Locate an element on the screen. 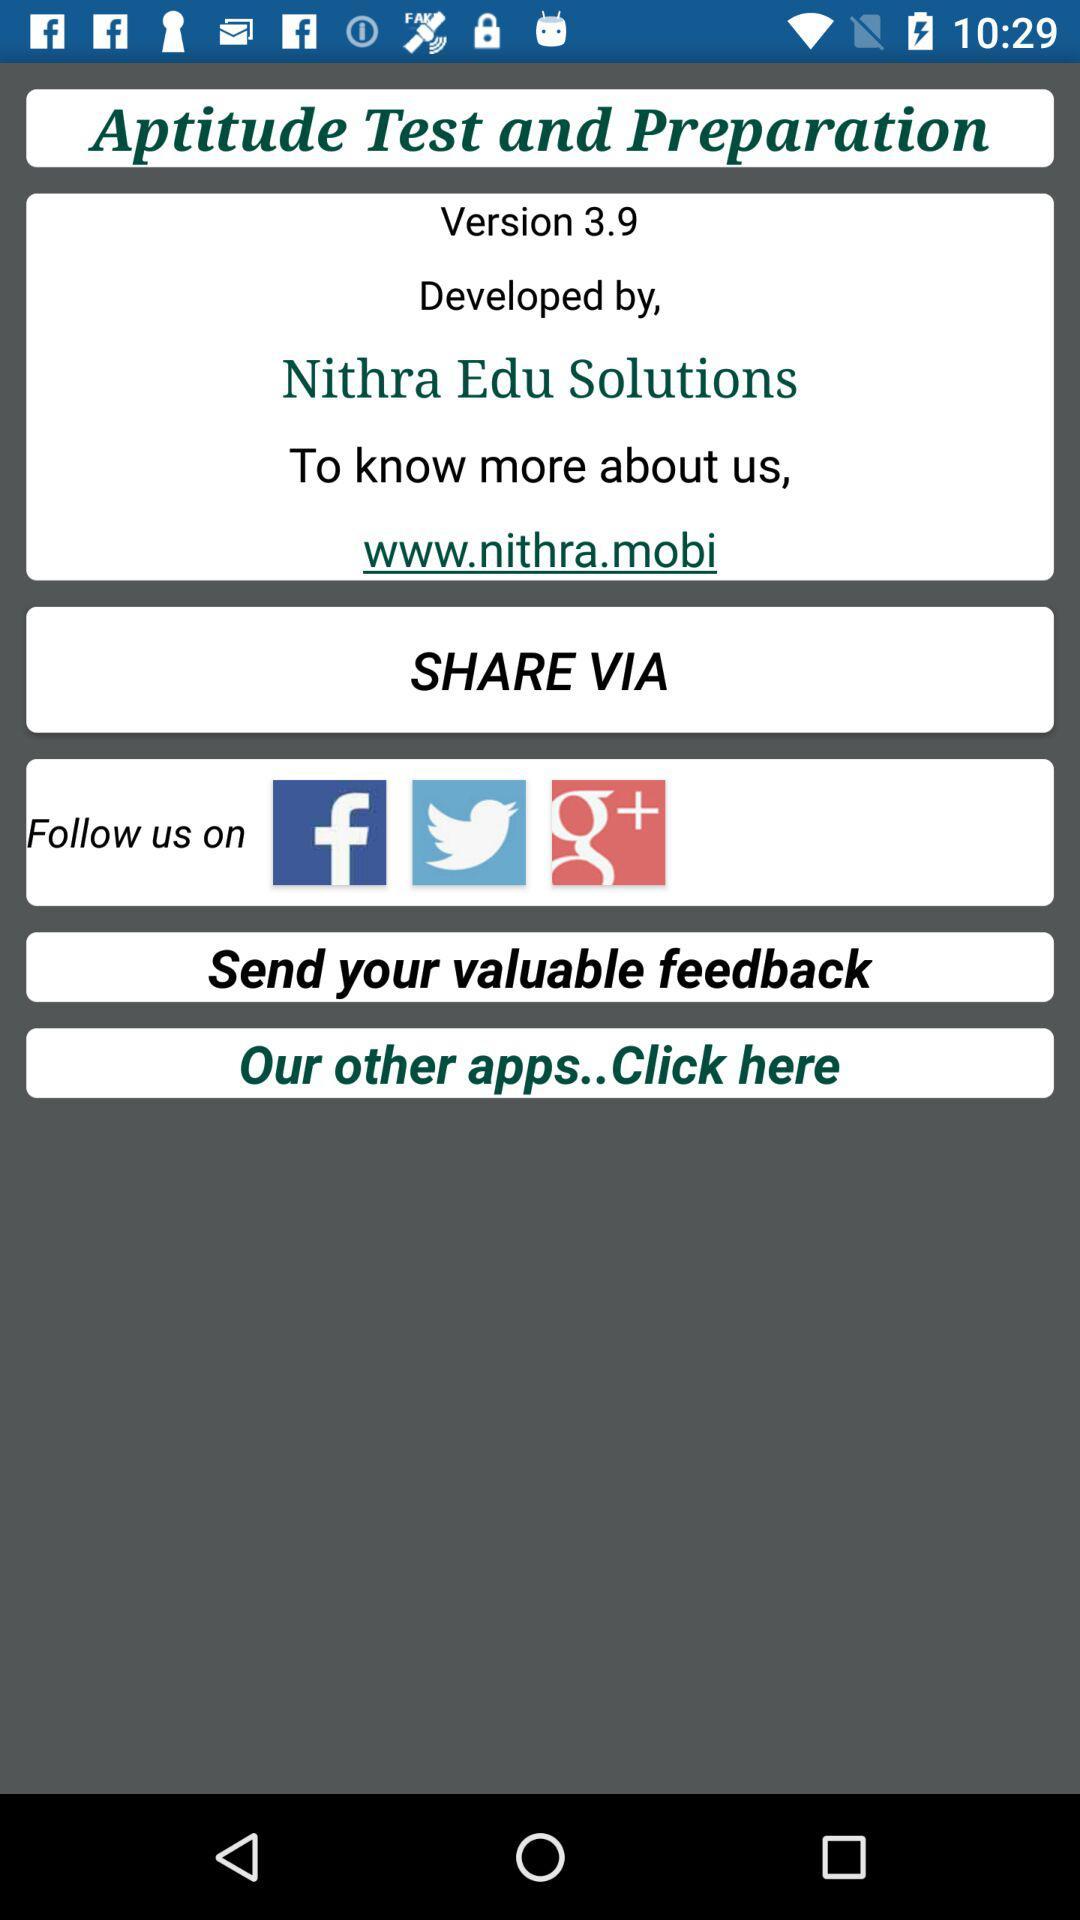  follow on twitter is located at coordinates (469, 832).